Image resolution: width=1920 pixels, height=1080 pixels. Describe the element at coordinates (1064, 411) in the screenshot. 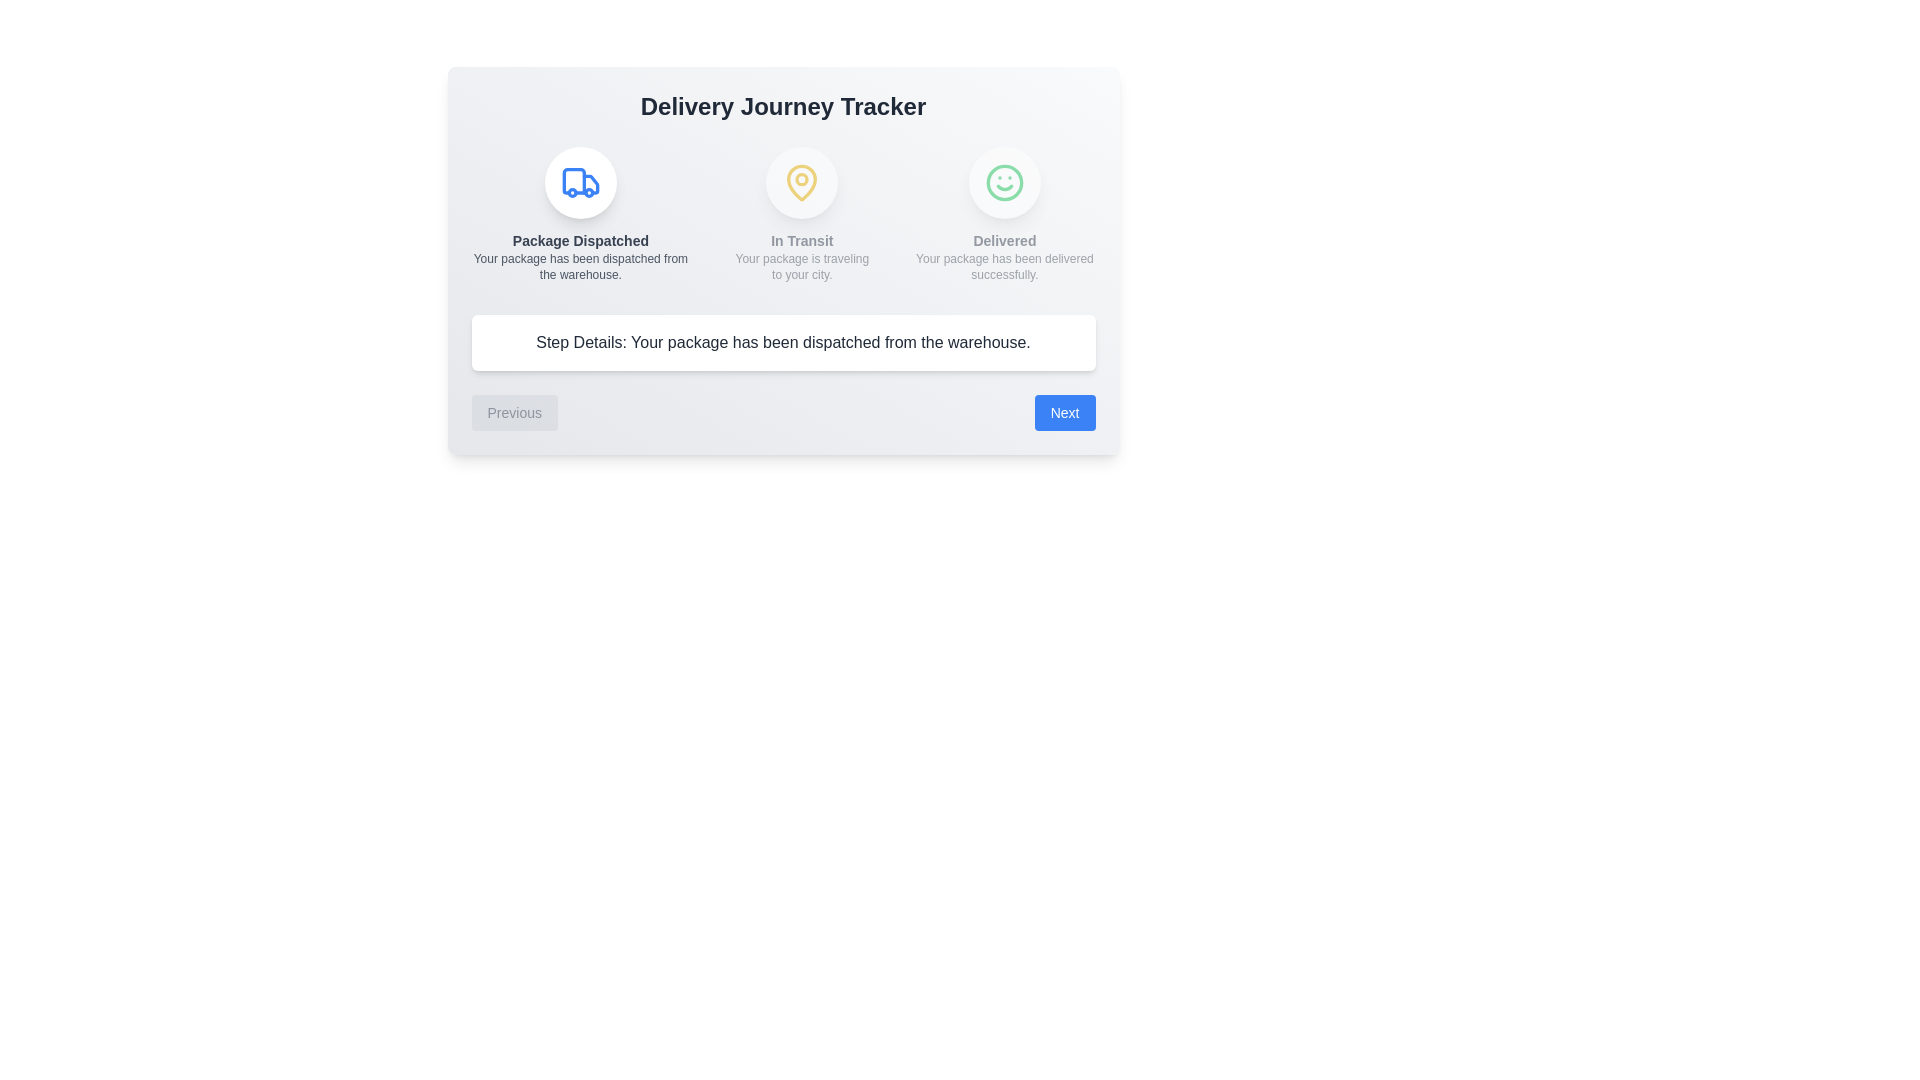

I see `the Next button to navigate through the steps` at that location.